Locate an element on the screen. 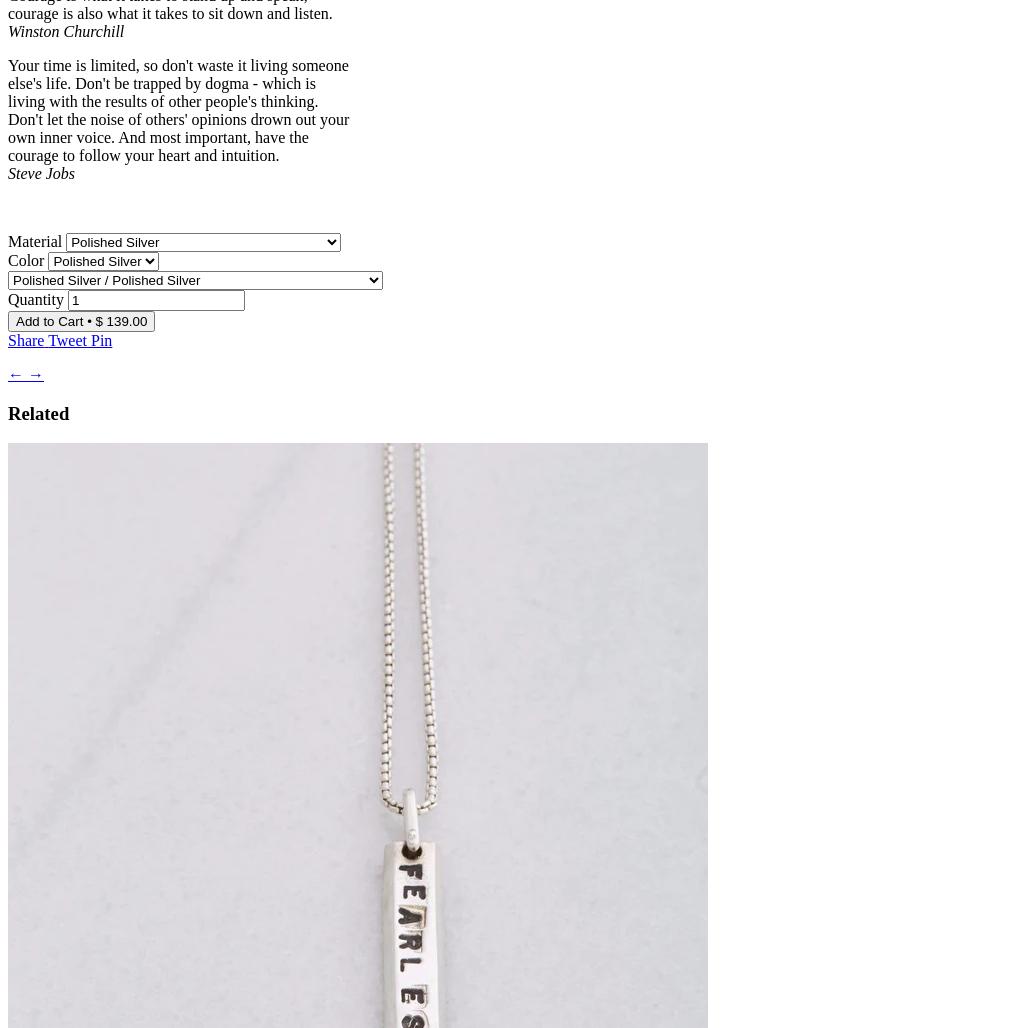 Image resolution: width=1032 pixels, height=1028 pixels. 'Share' is located at coordinates (26, 338).